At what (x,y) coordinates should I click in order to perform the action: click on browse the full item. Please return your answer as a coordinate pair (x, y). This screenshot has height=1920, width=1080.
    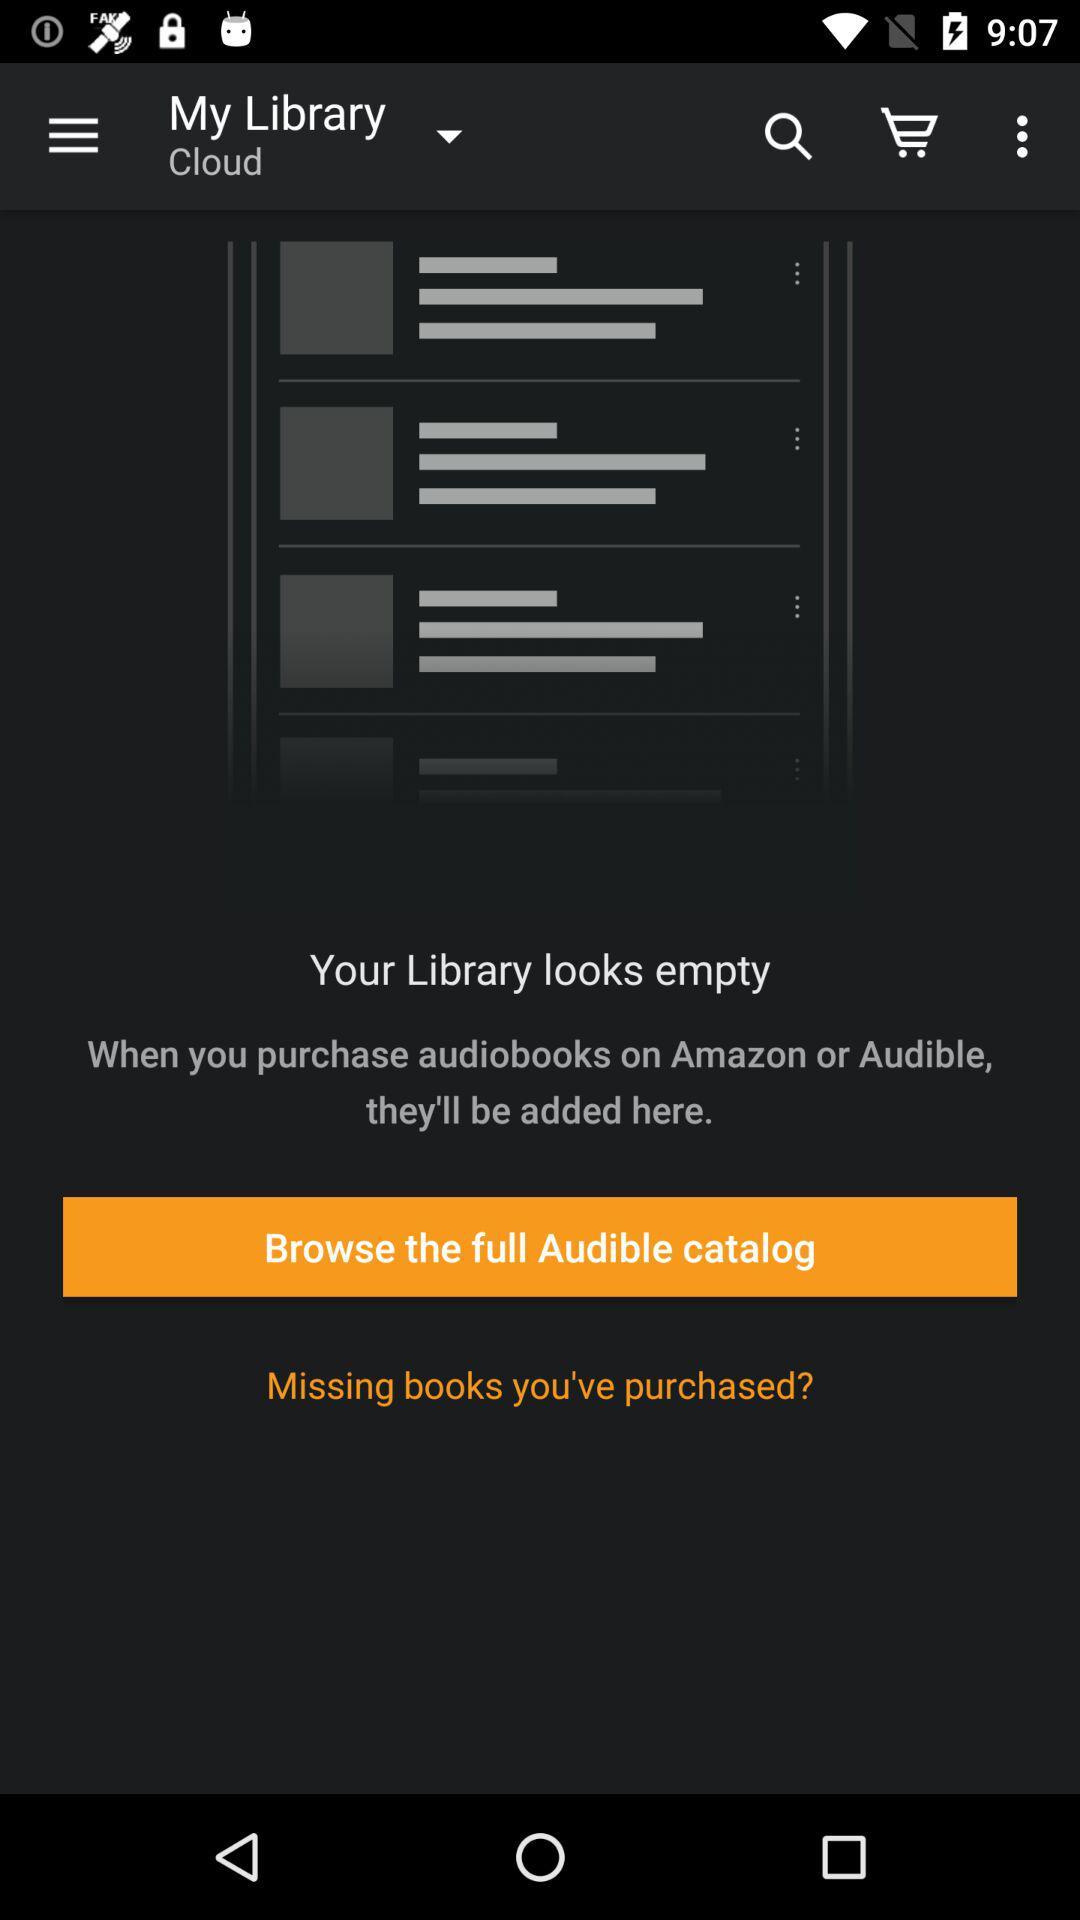
    Looking at the image, I should click on (540, 1245).